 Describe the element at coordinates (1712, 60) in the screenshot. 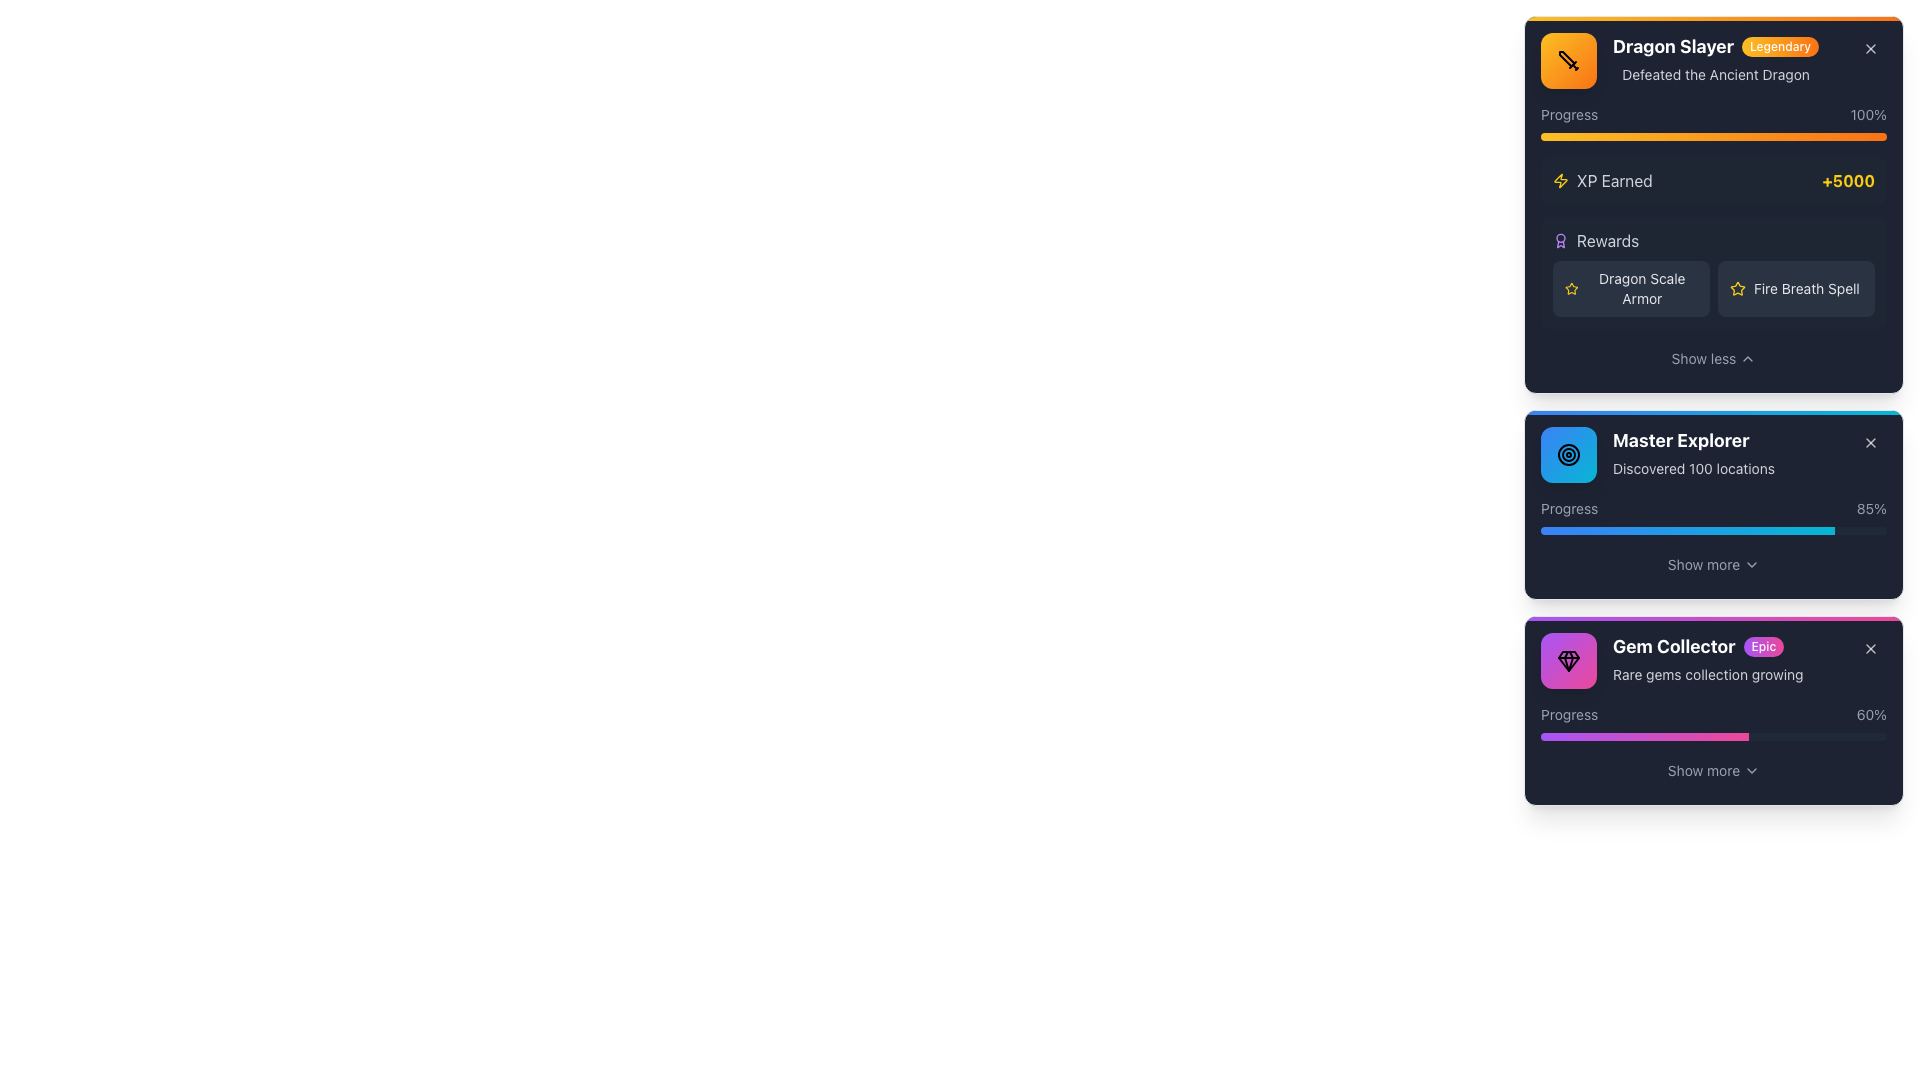

I see `the badge in the Header component located at the top-left section of the first card` at that location.